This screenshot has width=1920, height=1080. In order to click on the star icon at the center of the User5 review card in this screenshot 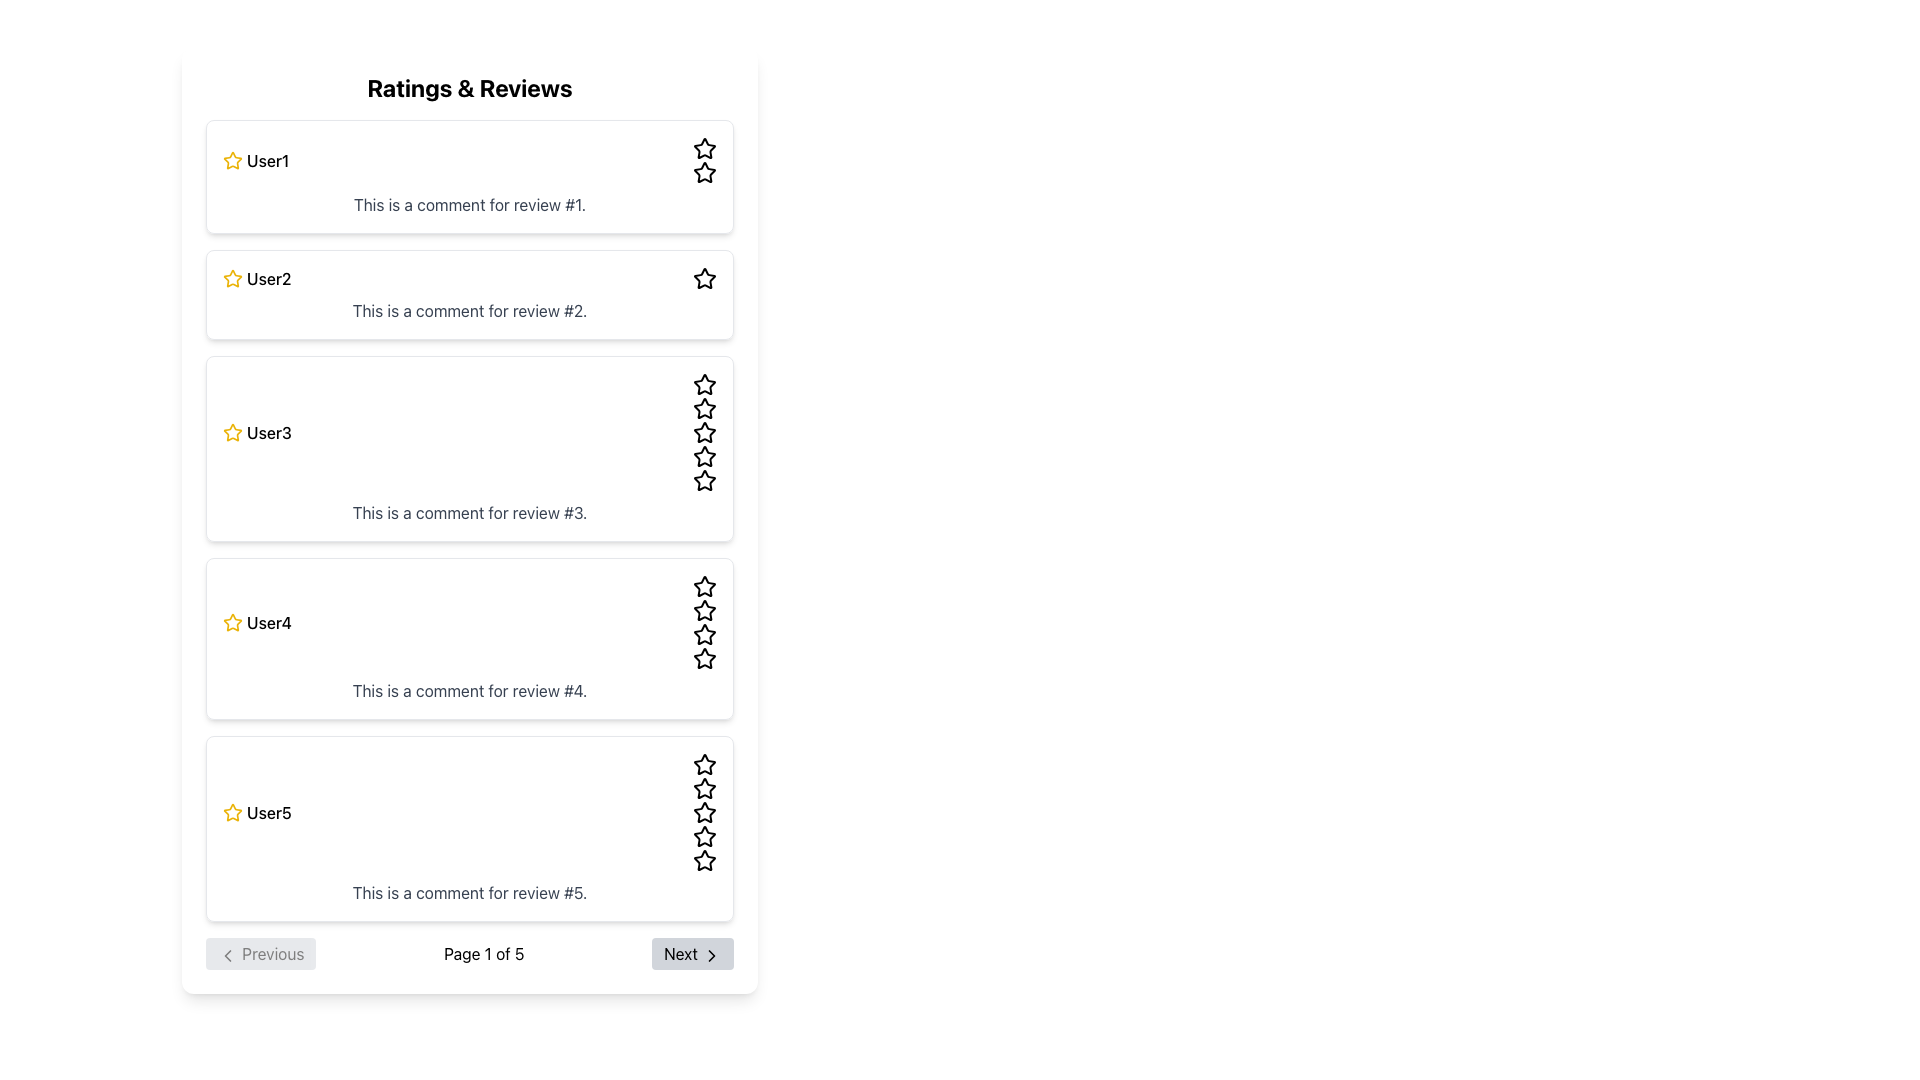, I will do `click(705, 764)`.